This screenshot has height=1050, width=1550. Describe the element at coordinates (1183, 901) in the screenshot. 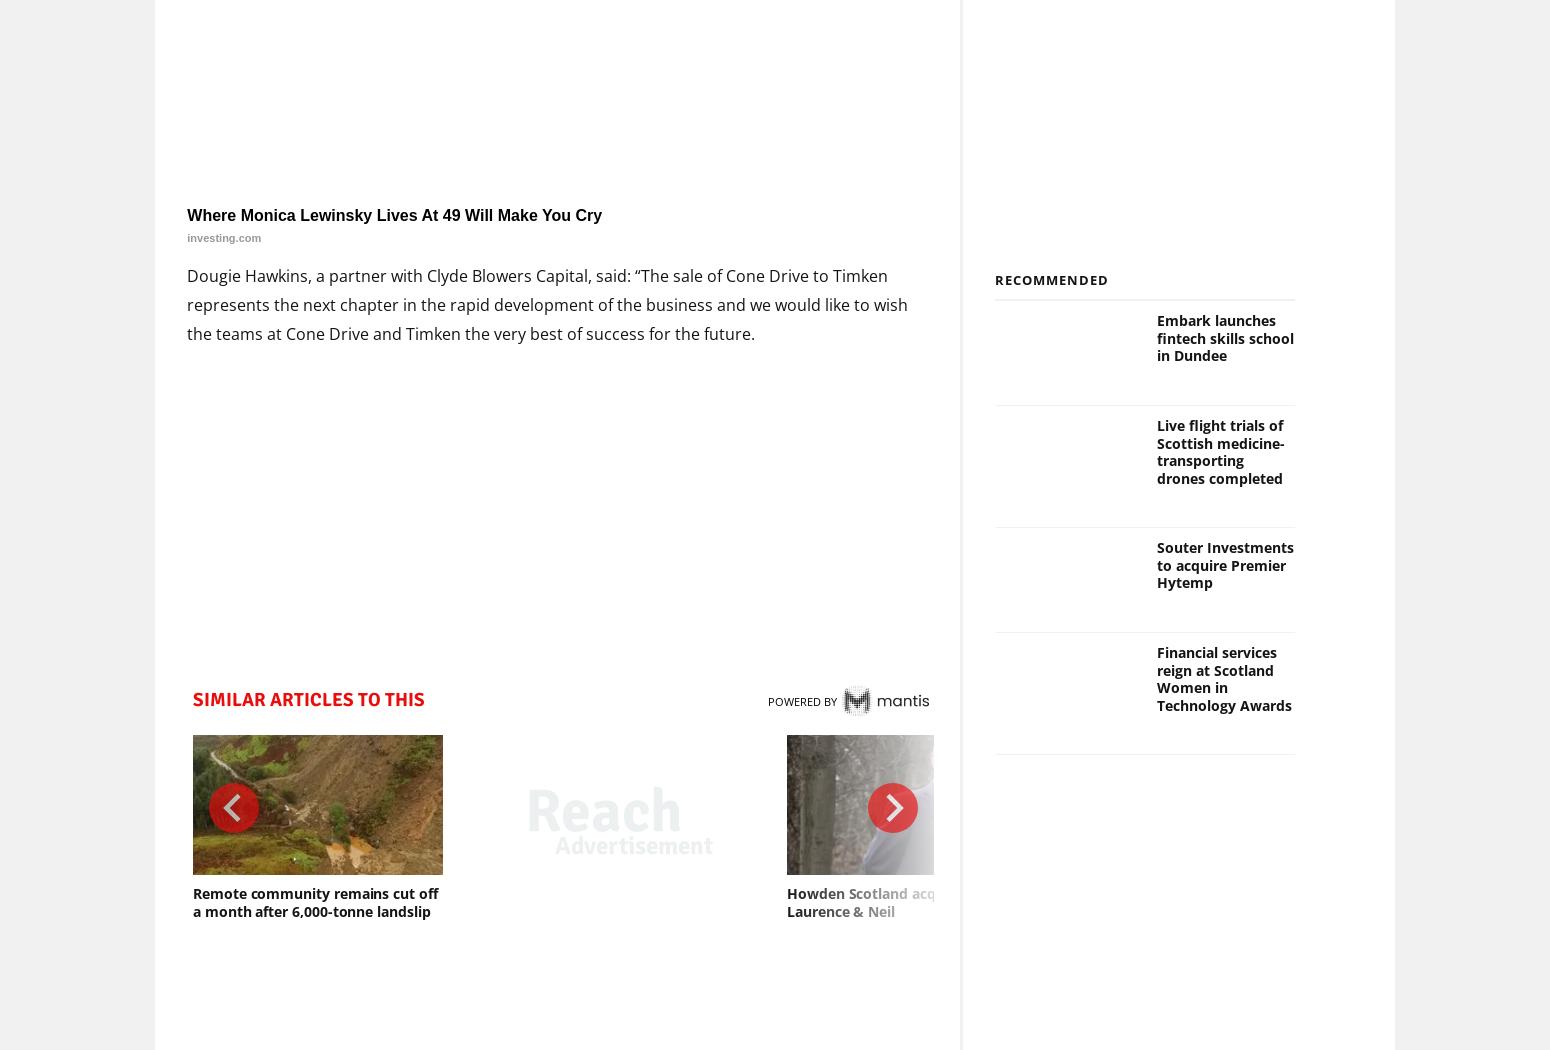

I see `'Court of Session finds Glasgow’s low emission zone to be lawful'` at that location.